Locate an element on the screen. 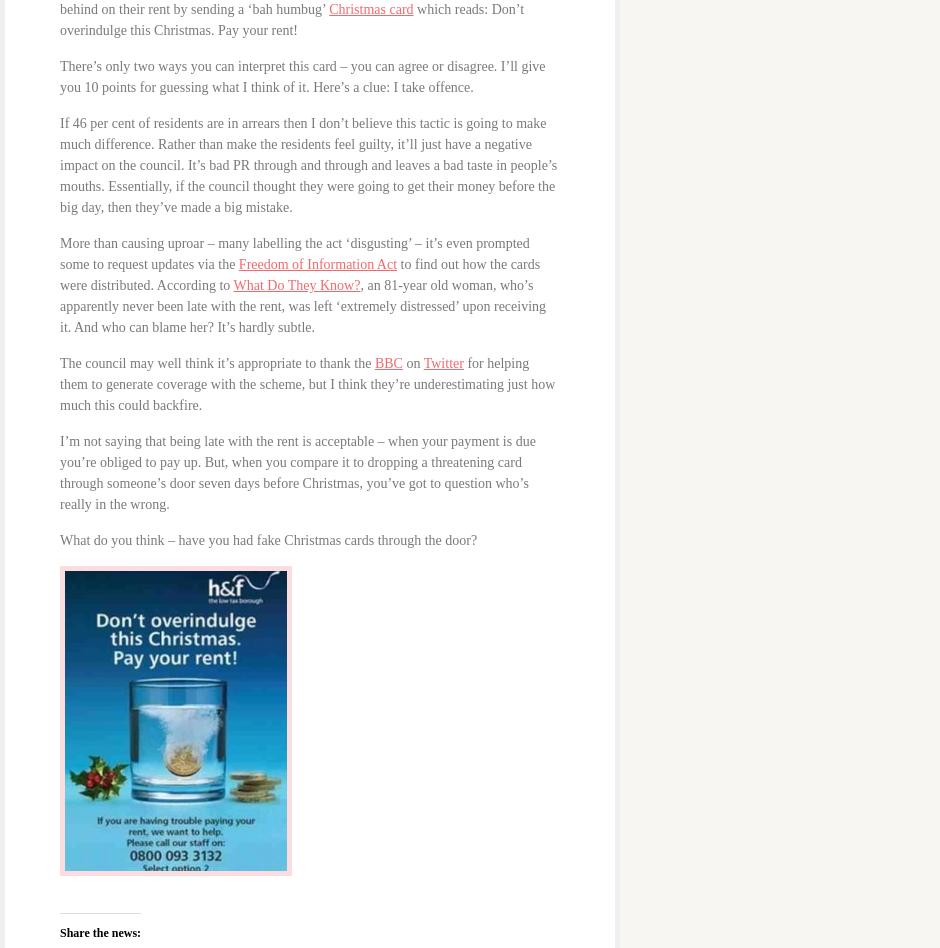 Image resolution: width=940 pixels, height=948 pixels. 'Christmas card' is located at coordinates (370, 8).